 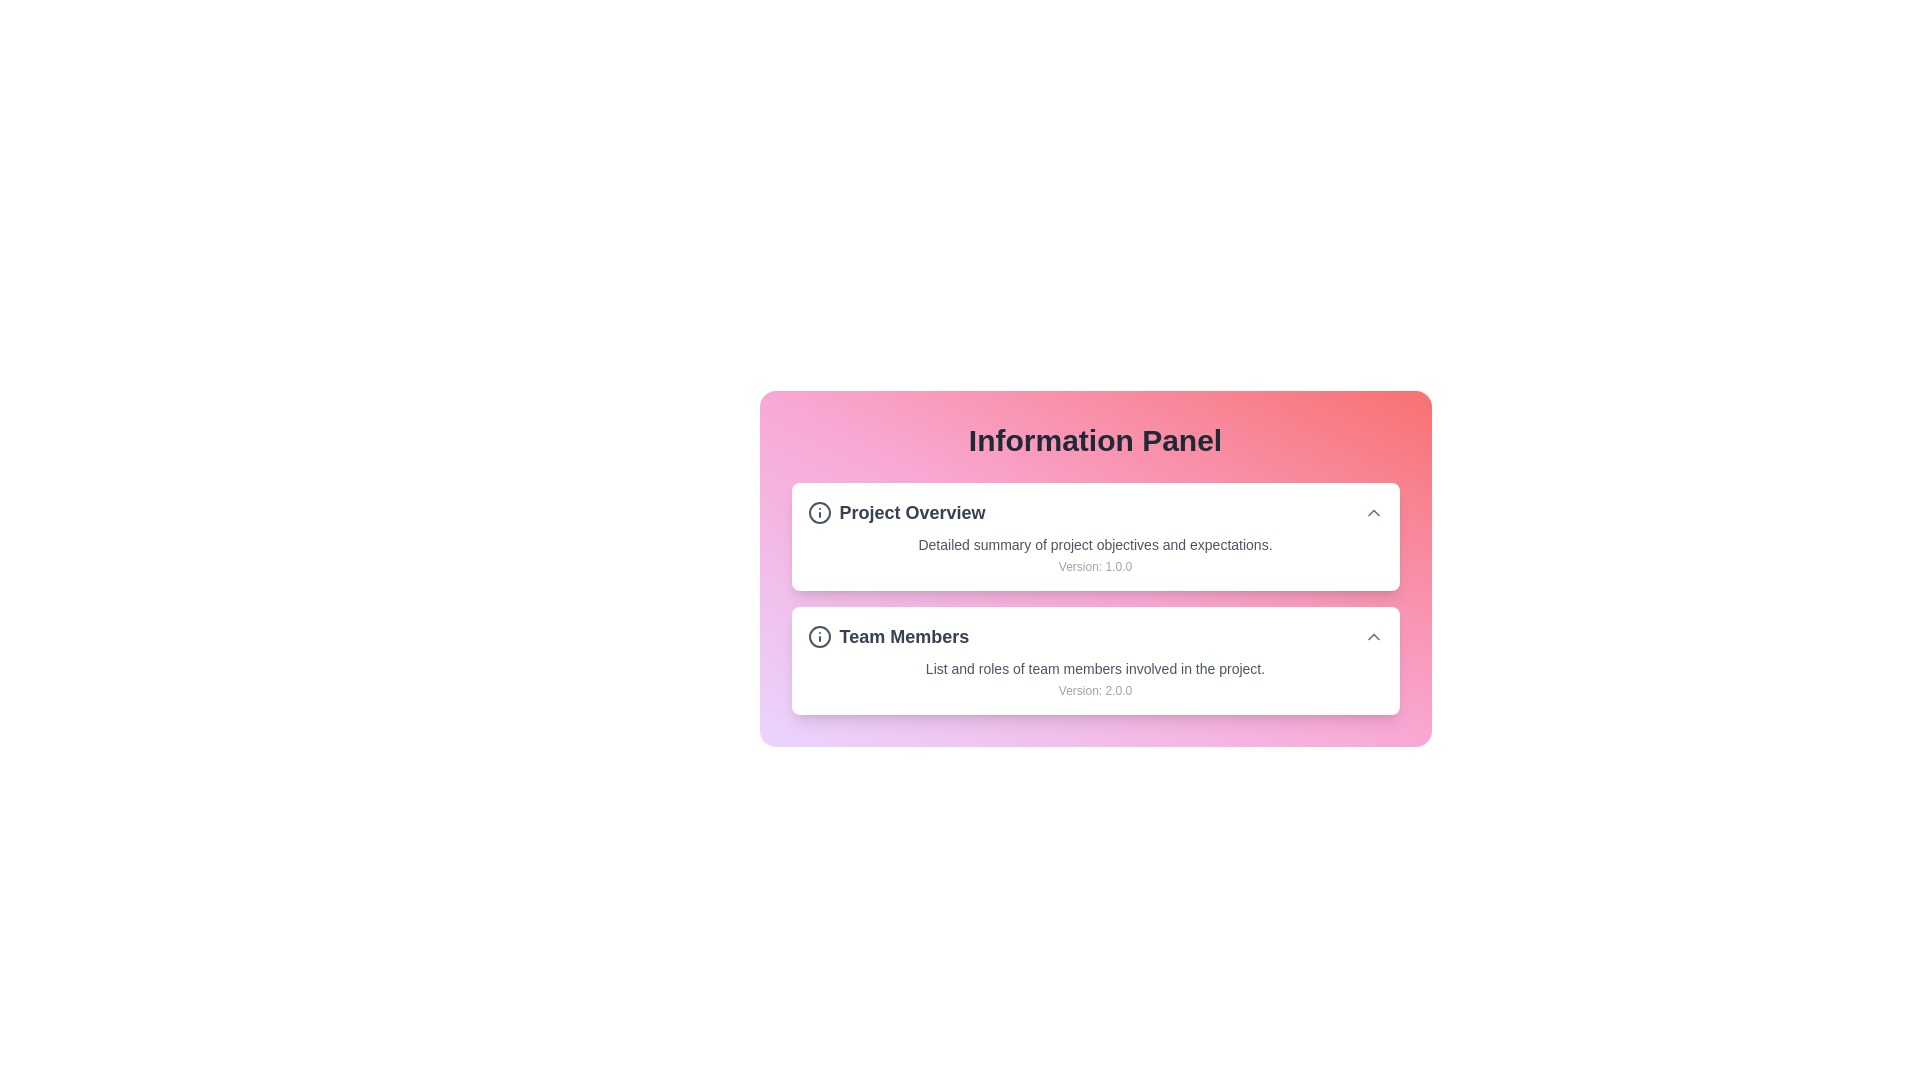 What do you see at coordinates (911, 512) in the screenshot?
I see `the 'Project Overview' text label, which is a bold, larger font size dark gray label located in the top section of a pink gradient panel` at bounding box center [911, 512].